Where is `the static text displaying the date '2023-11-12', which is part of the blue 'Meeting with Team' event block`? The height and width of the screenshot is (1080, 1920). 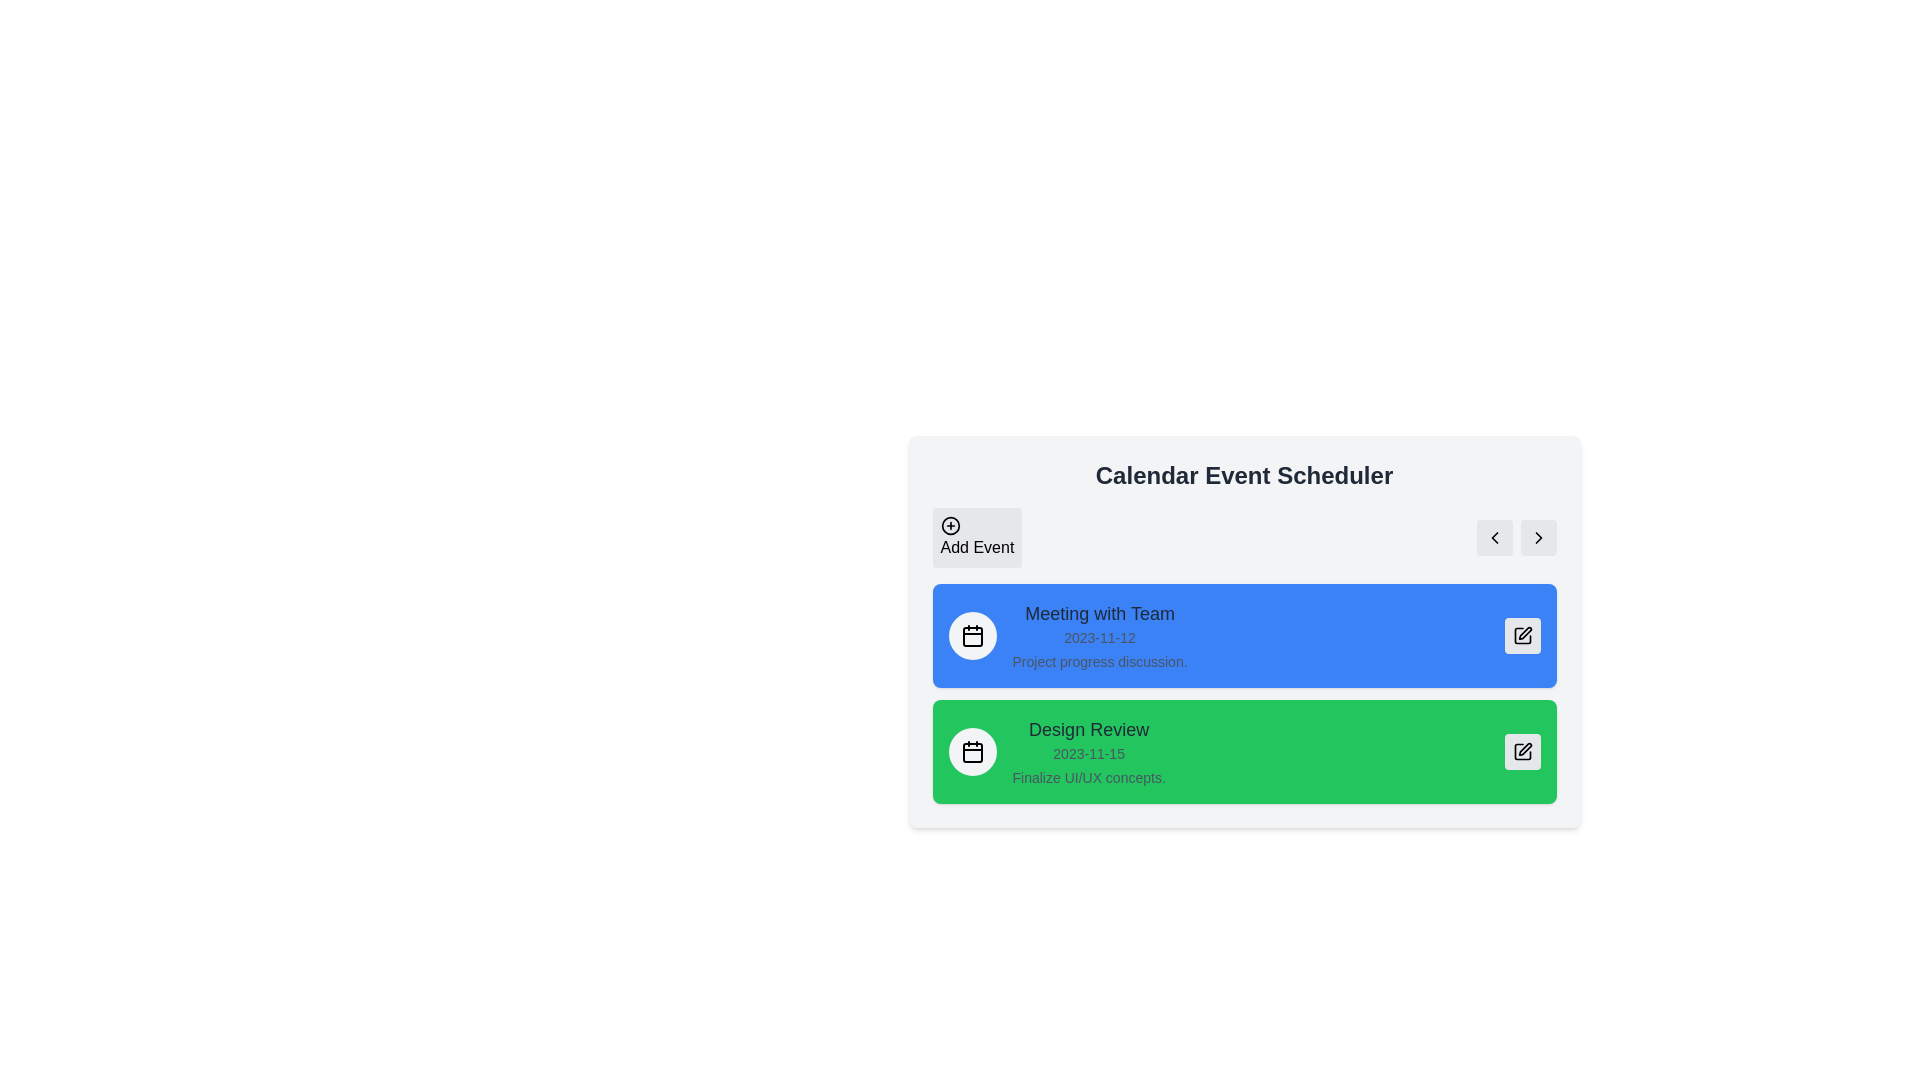
the static text displaying the date '2023-11-12', which is part of the blue 'Meeting with Team' event block is located at coordinates (1098, 637).